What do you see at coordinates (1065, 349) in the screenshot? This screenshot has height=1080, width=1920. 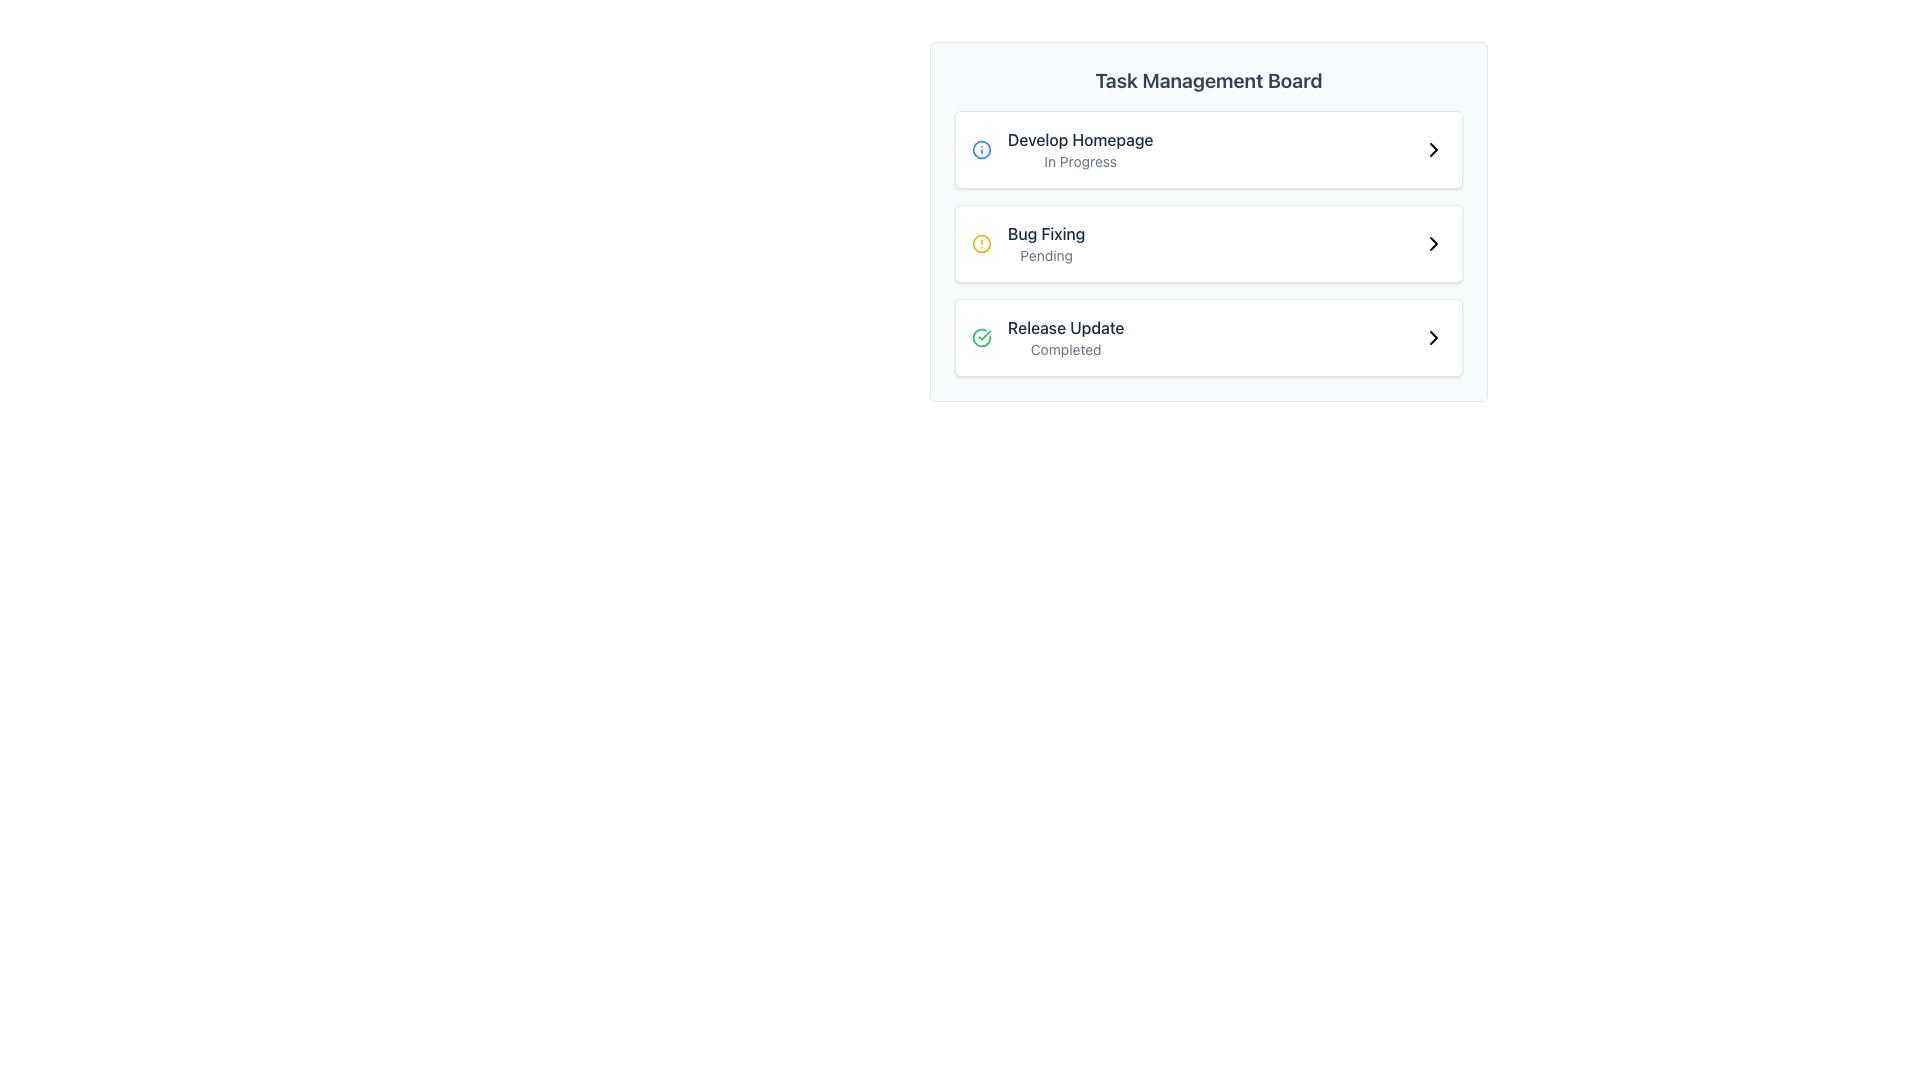 I see `the text label displaying the word 'Completed' in gray font, located below 'Release Update' in the bottom-right task card` at bounding box center [1065, 349].